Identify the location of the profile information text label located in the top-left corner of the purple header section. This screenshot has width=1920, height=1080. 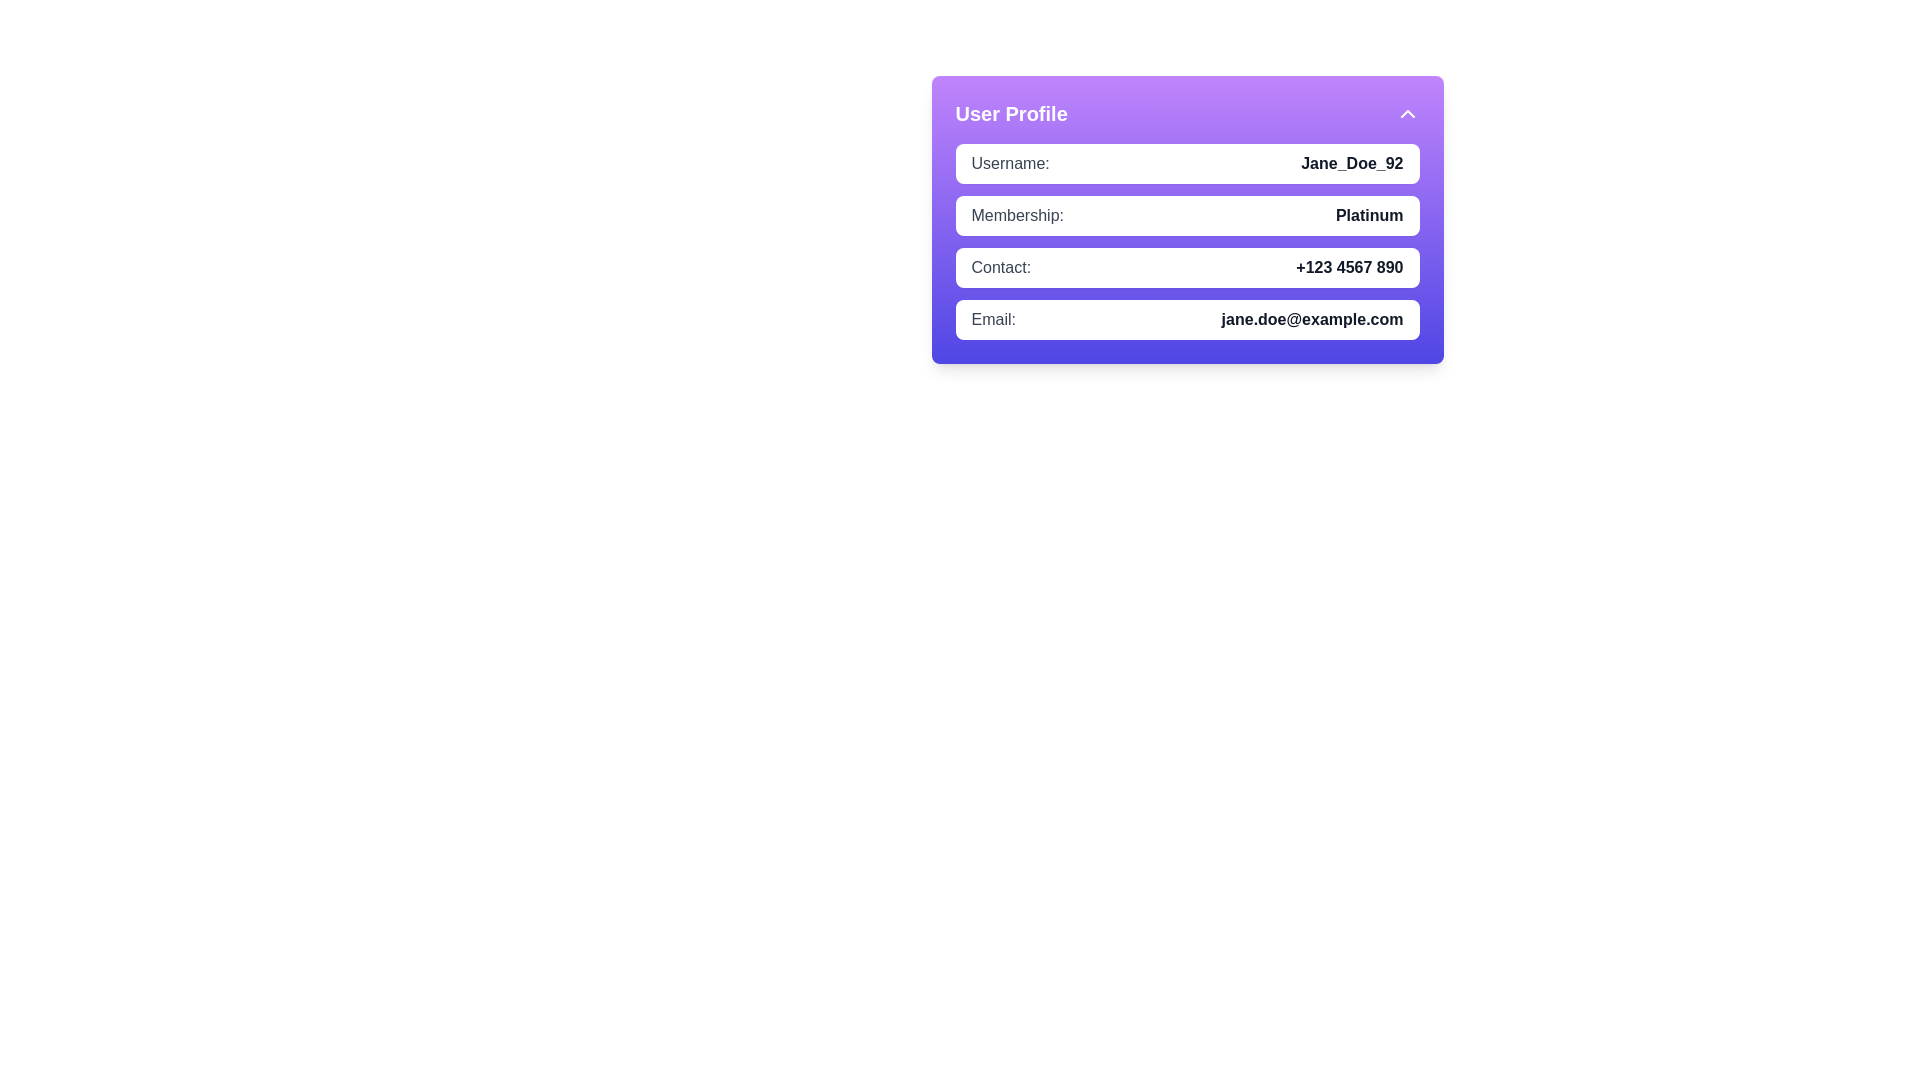
(1011, 114).